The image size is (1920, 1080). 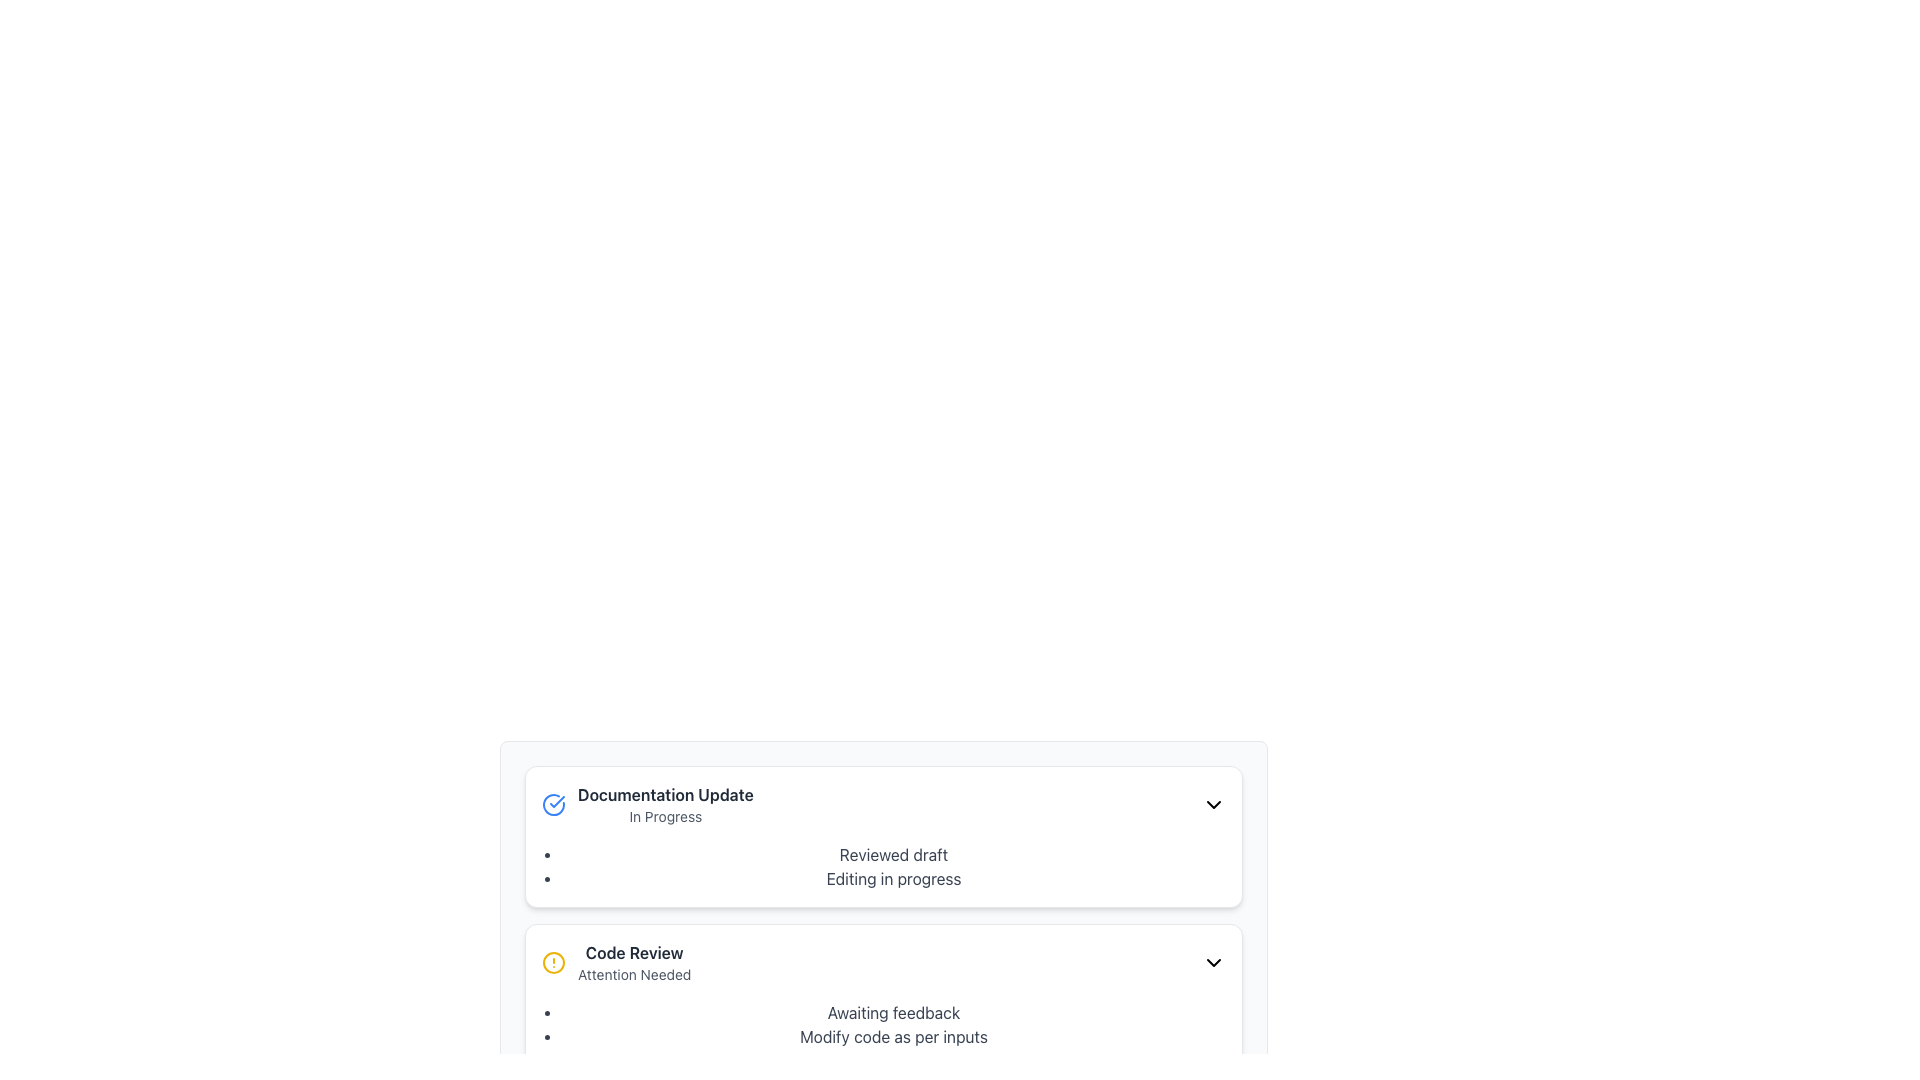 What do you see at coordinates (553, 962) in the screenshot?
I see `the Circular SVG component that serves as the outermost boundary of the alert icon located near the bottom-right section of the main interface` at bounding box center [553, 962].